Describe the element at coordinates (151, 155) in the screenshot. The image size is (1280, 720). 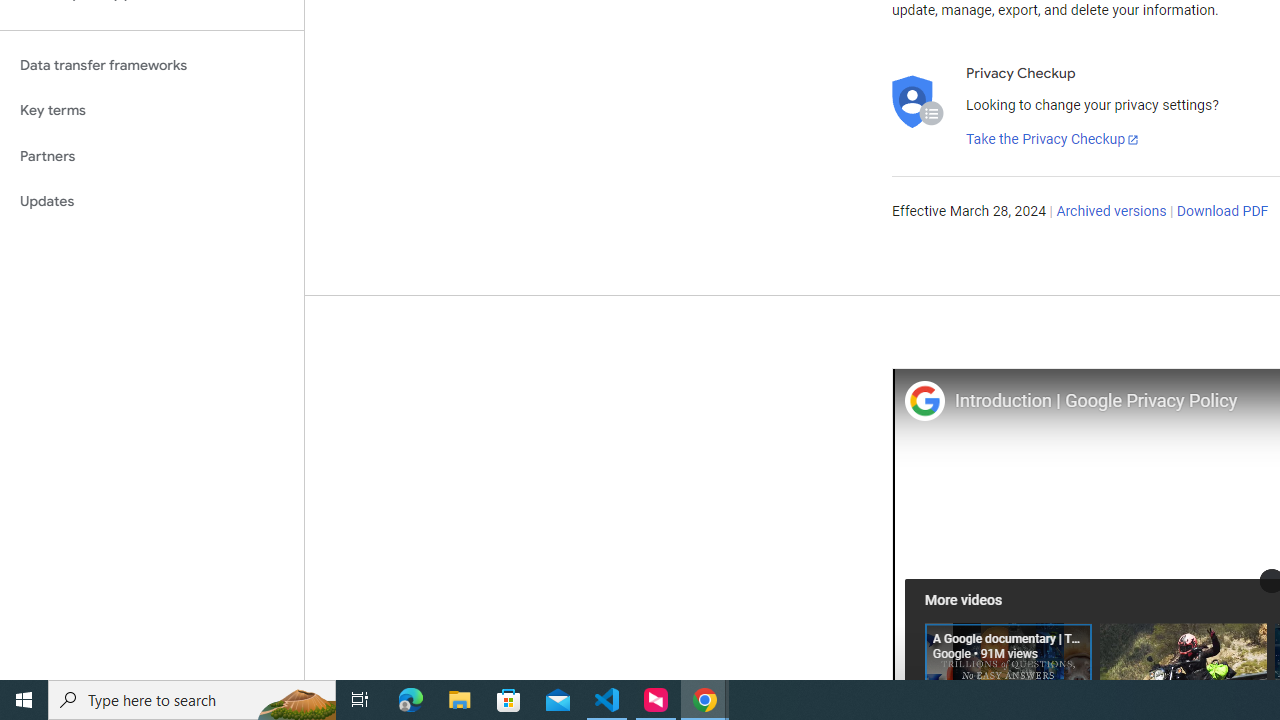
I see `'Partners'` at that location.